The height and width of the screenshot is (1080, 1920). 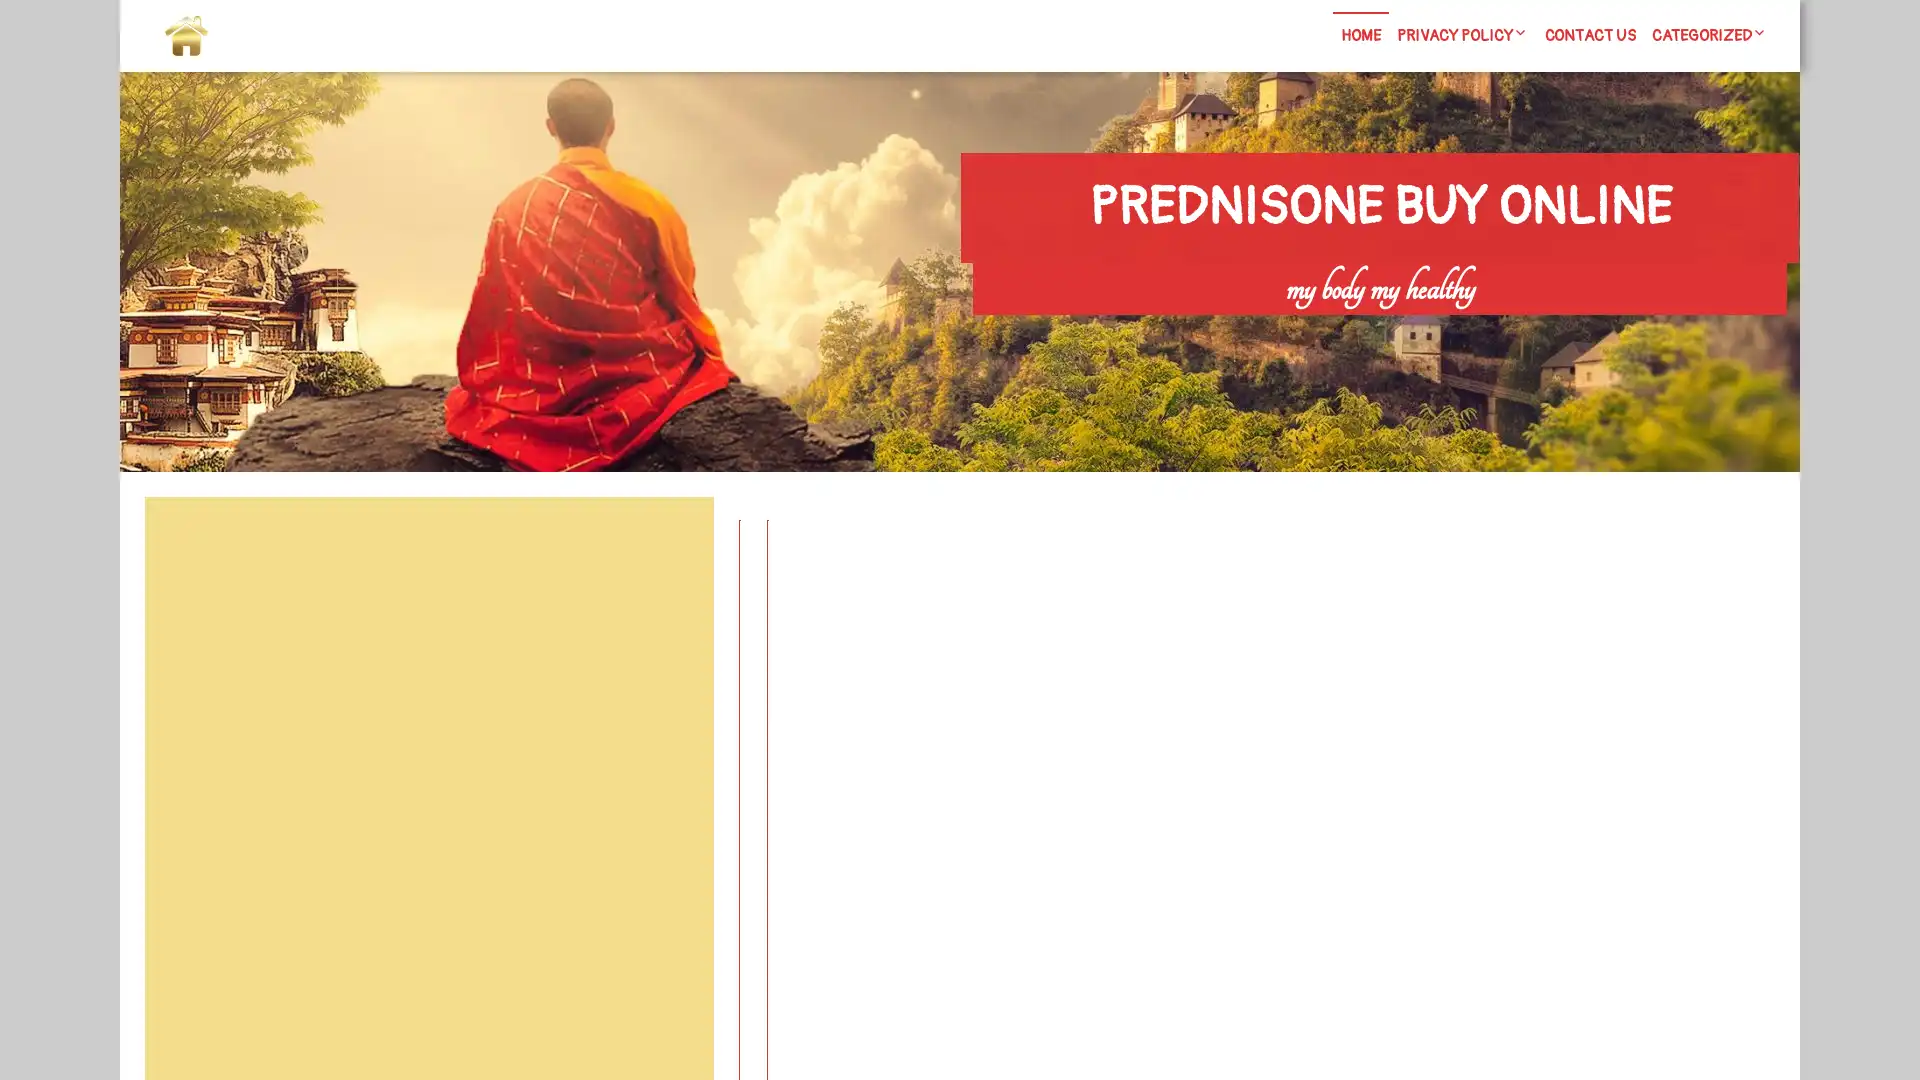 What do you see at coordinates (667, 545) in the screenshot?
I see `Search` at bounding box center [667, 545].